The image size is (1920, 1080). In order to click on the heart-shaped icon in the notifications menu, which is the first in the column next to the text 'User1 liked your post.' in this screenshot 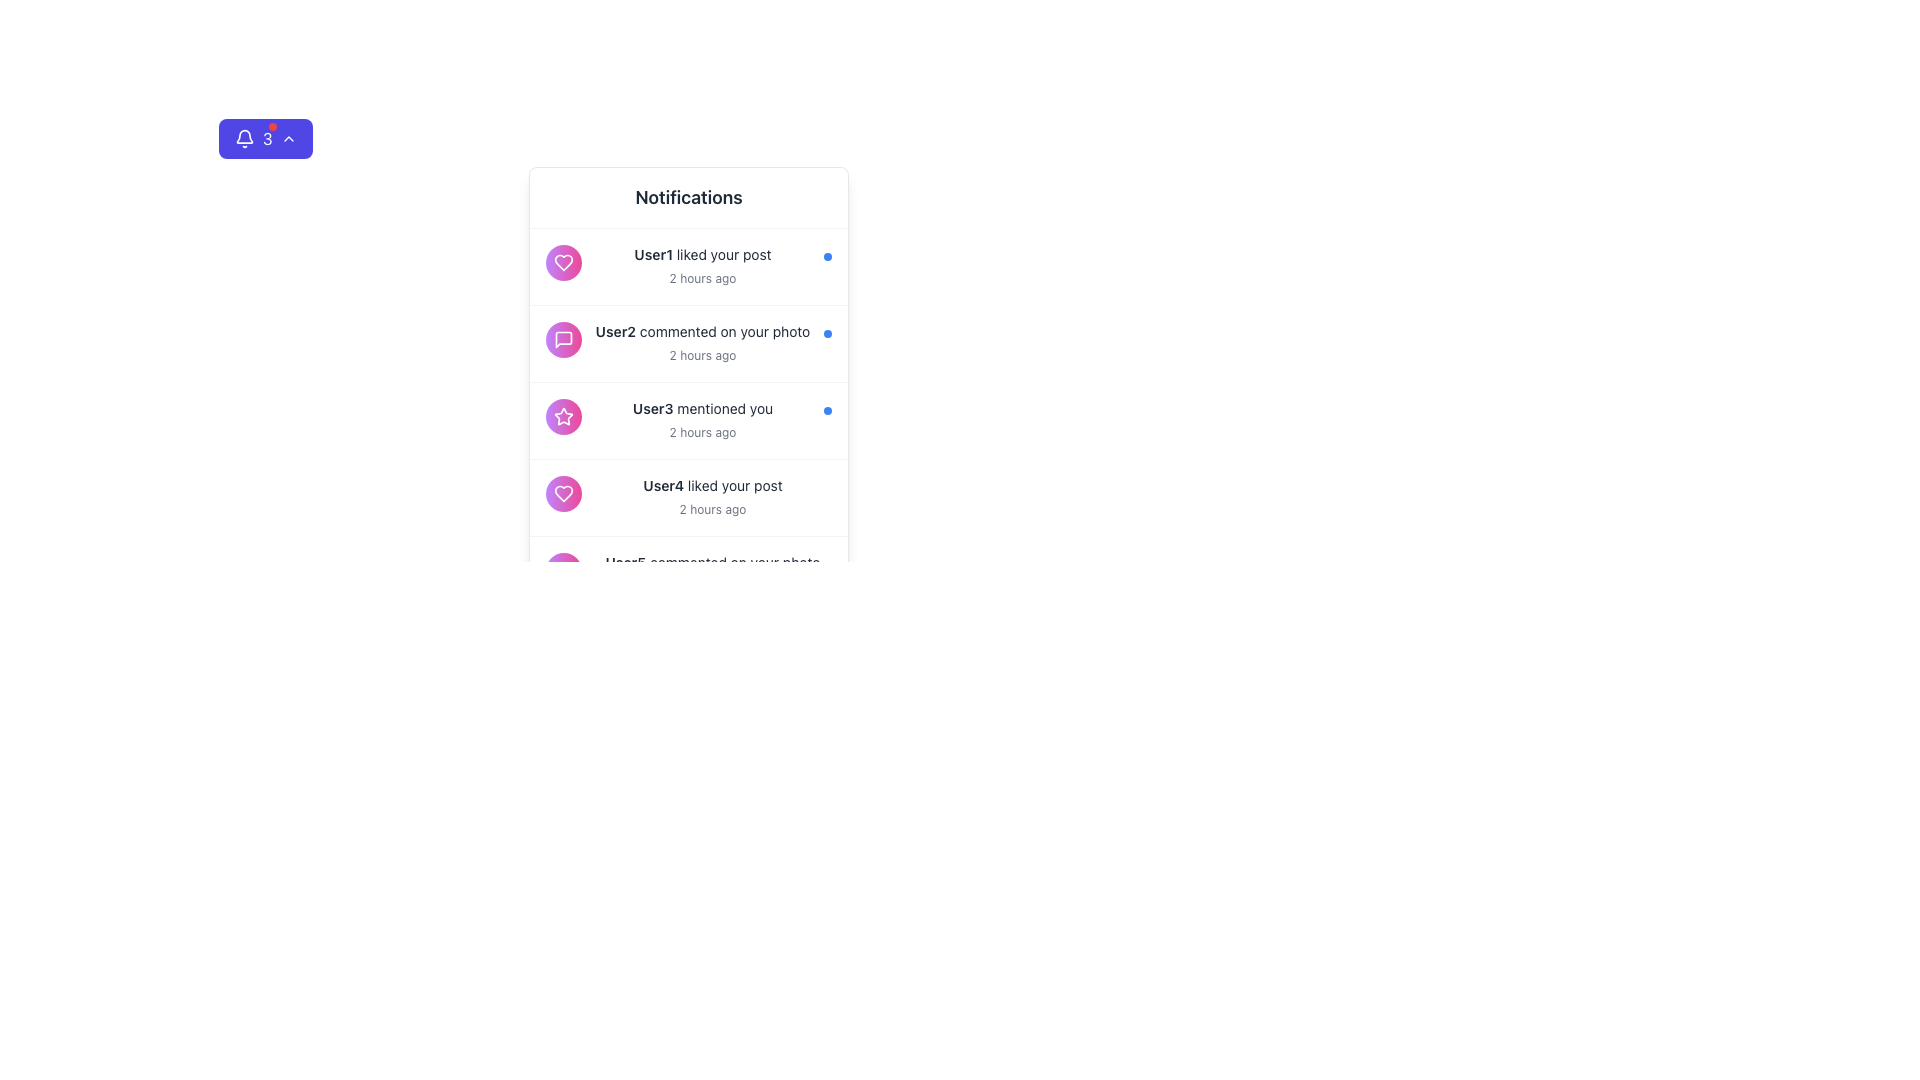, I will do `click(563, 493)`.